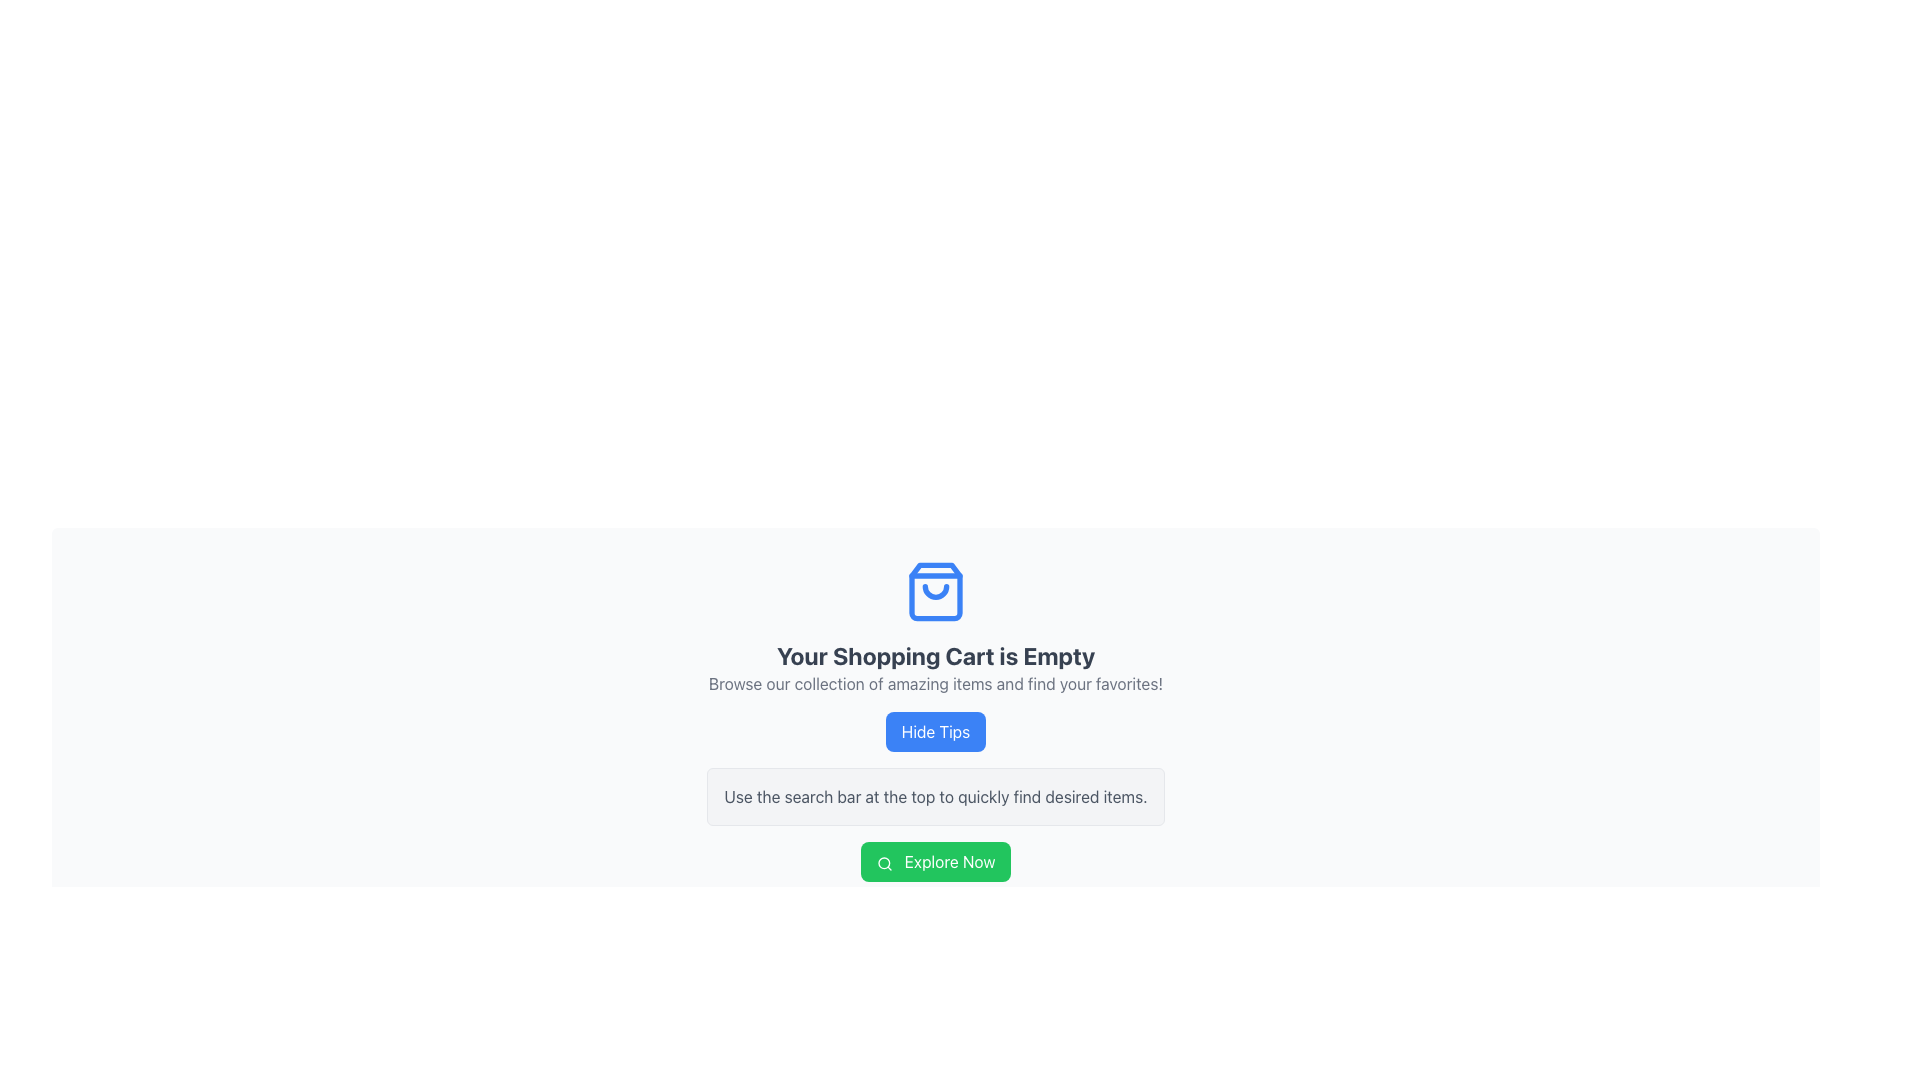  I want to click on the button at the bottom of the shopping cart interface to explore the collection of items, so click(935, 860).